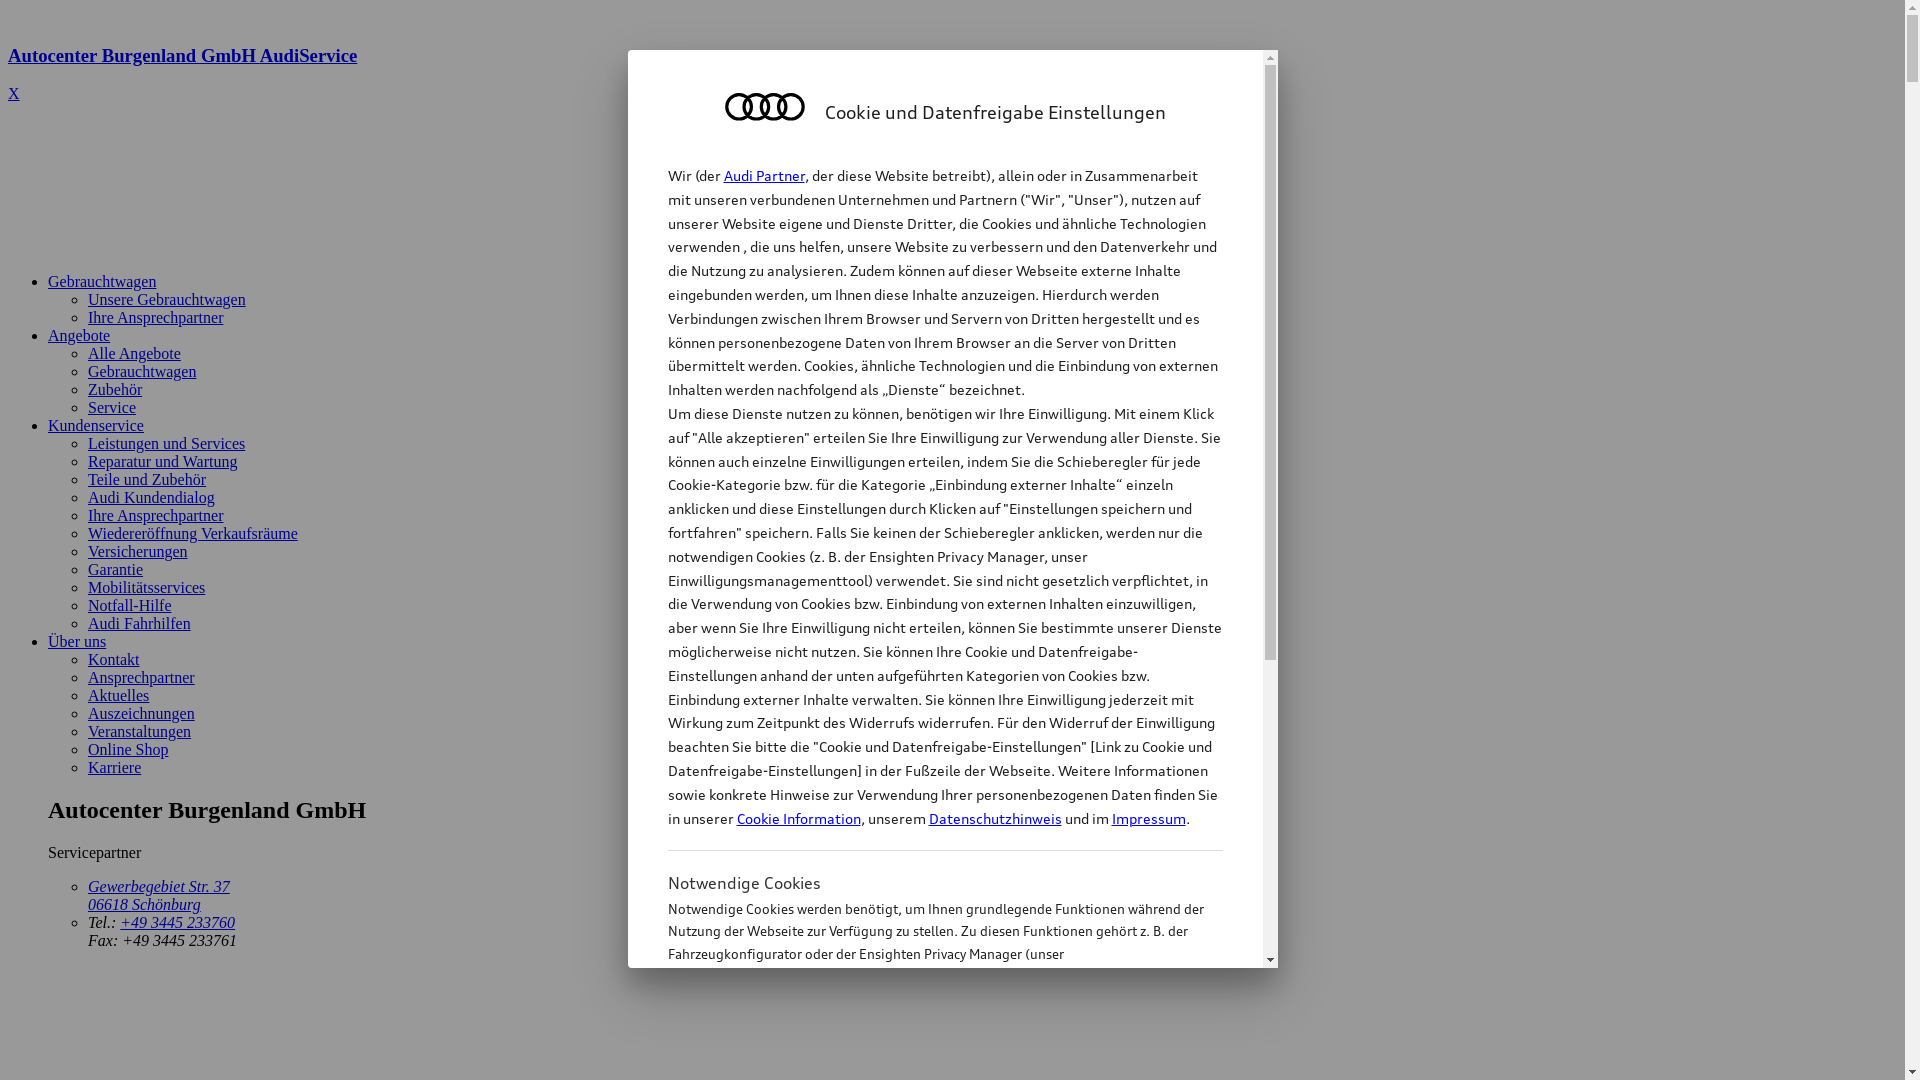 This screenshot has width=1920, height=1080. Describe the element at coordinates (86, 461) in the screenshot. I see `'Reparatur und Wartung'` at that location.